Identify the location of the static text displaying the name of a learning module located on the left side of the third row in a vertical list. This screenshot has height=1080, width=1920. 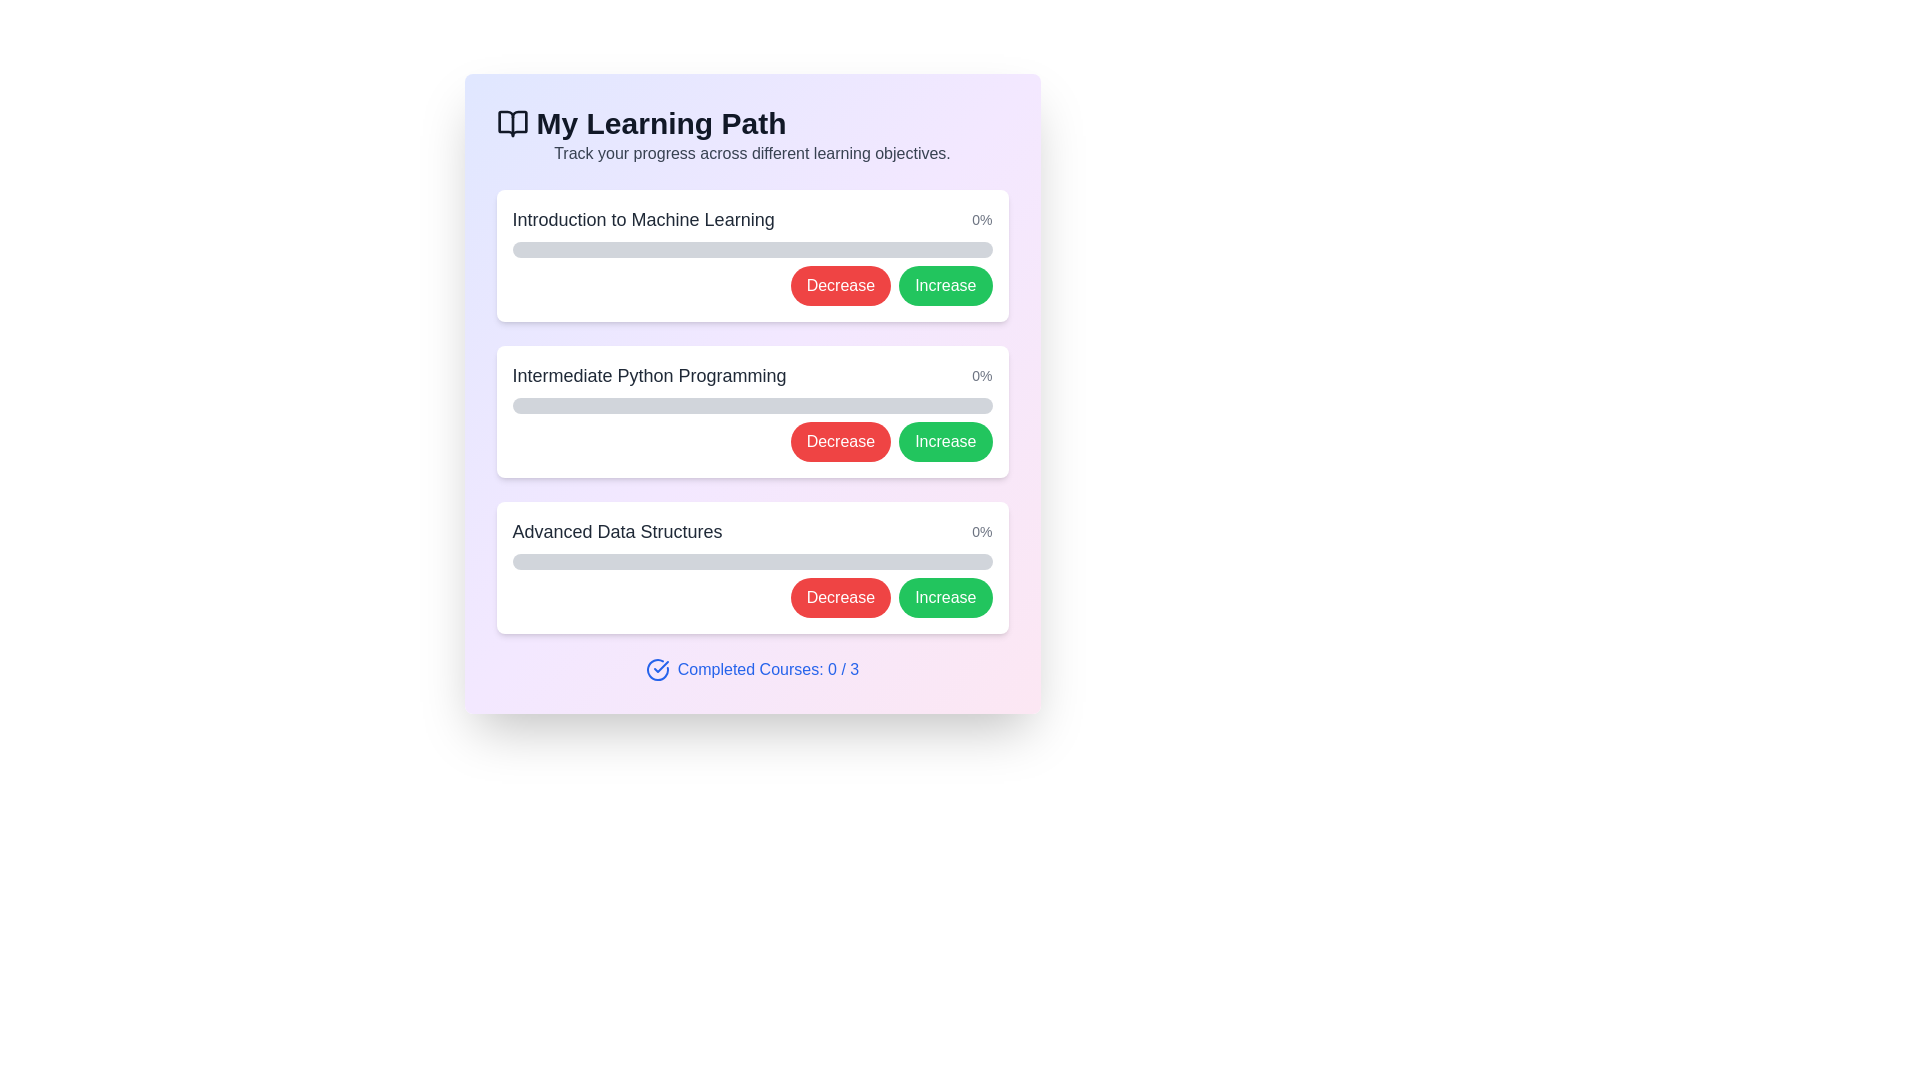
(616, 531).